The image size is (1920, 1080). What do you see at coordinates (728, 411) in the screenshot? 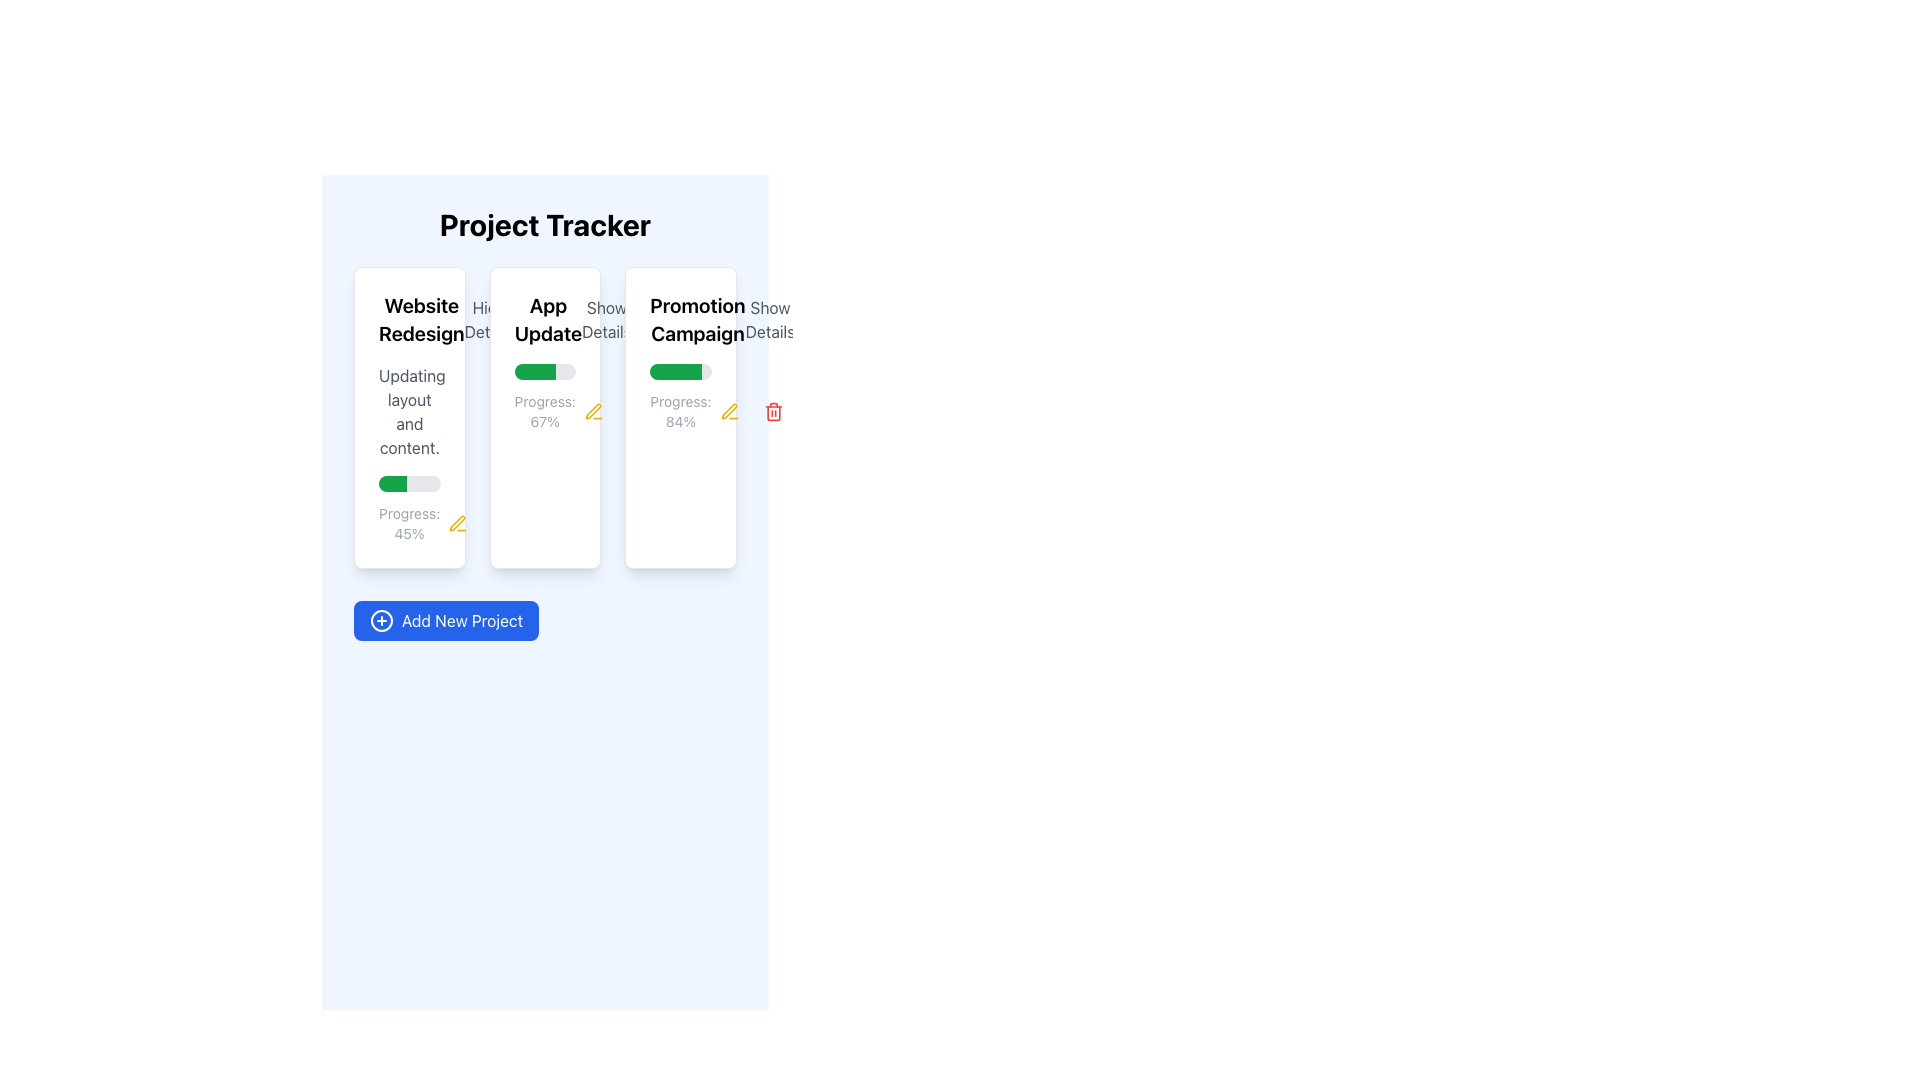
I see `the pen-shaped icon button with a yellow stroke color, located within a circular background, to initiate editing` at bounding box center [728, 411].